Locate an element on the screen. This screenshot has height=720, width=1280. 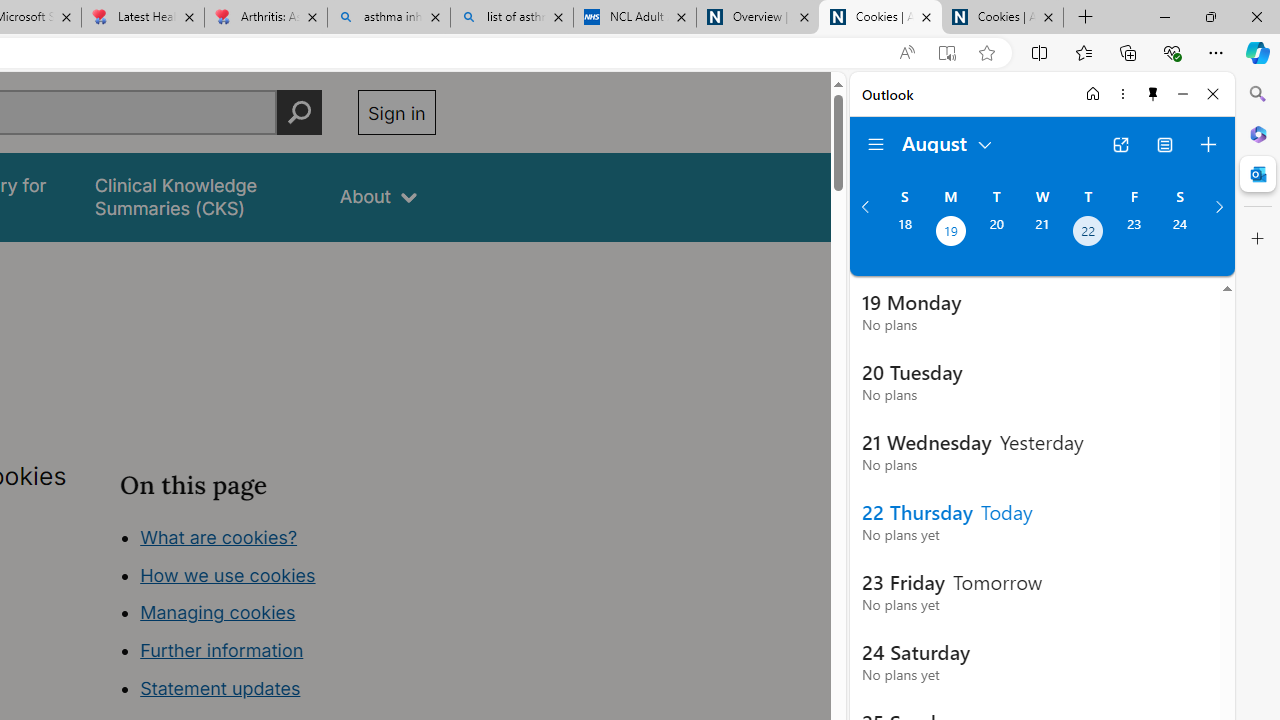
'Microsoft 365' is located at coordinates (1257, 133).